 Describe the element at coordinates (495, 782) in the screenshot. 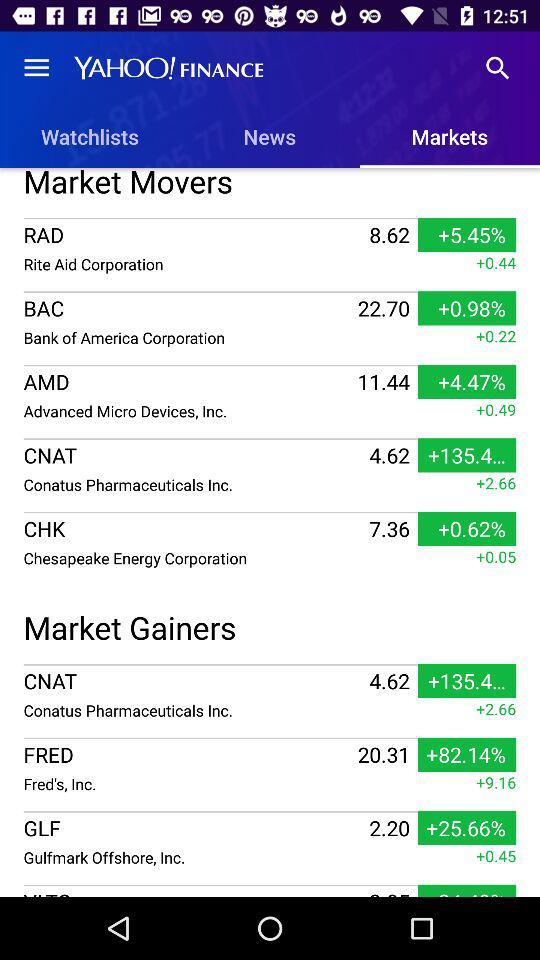

I see `item below the +82.14% item` at that location.